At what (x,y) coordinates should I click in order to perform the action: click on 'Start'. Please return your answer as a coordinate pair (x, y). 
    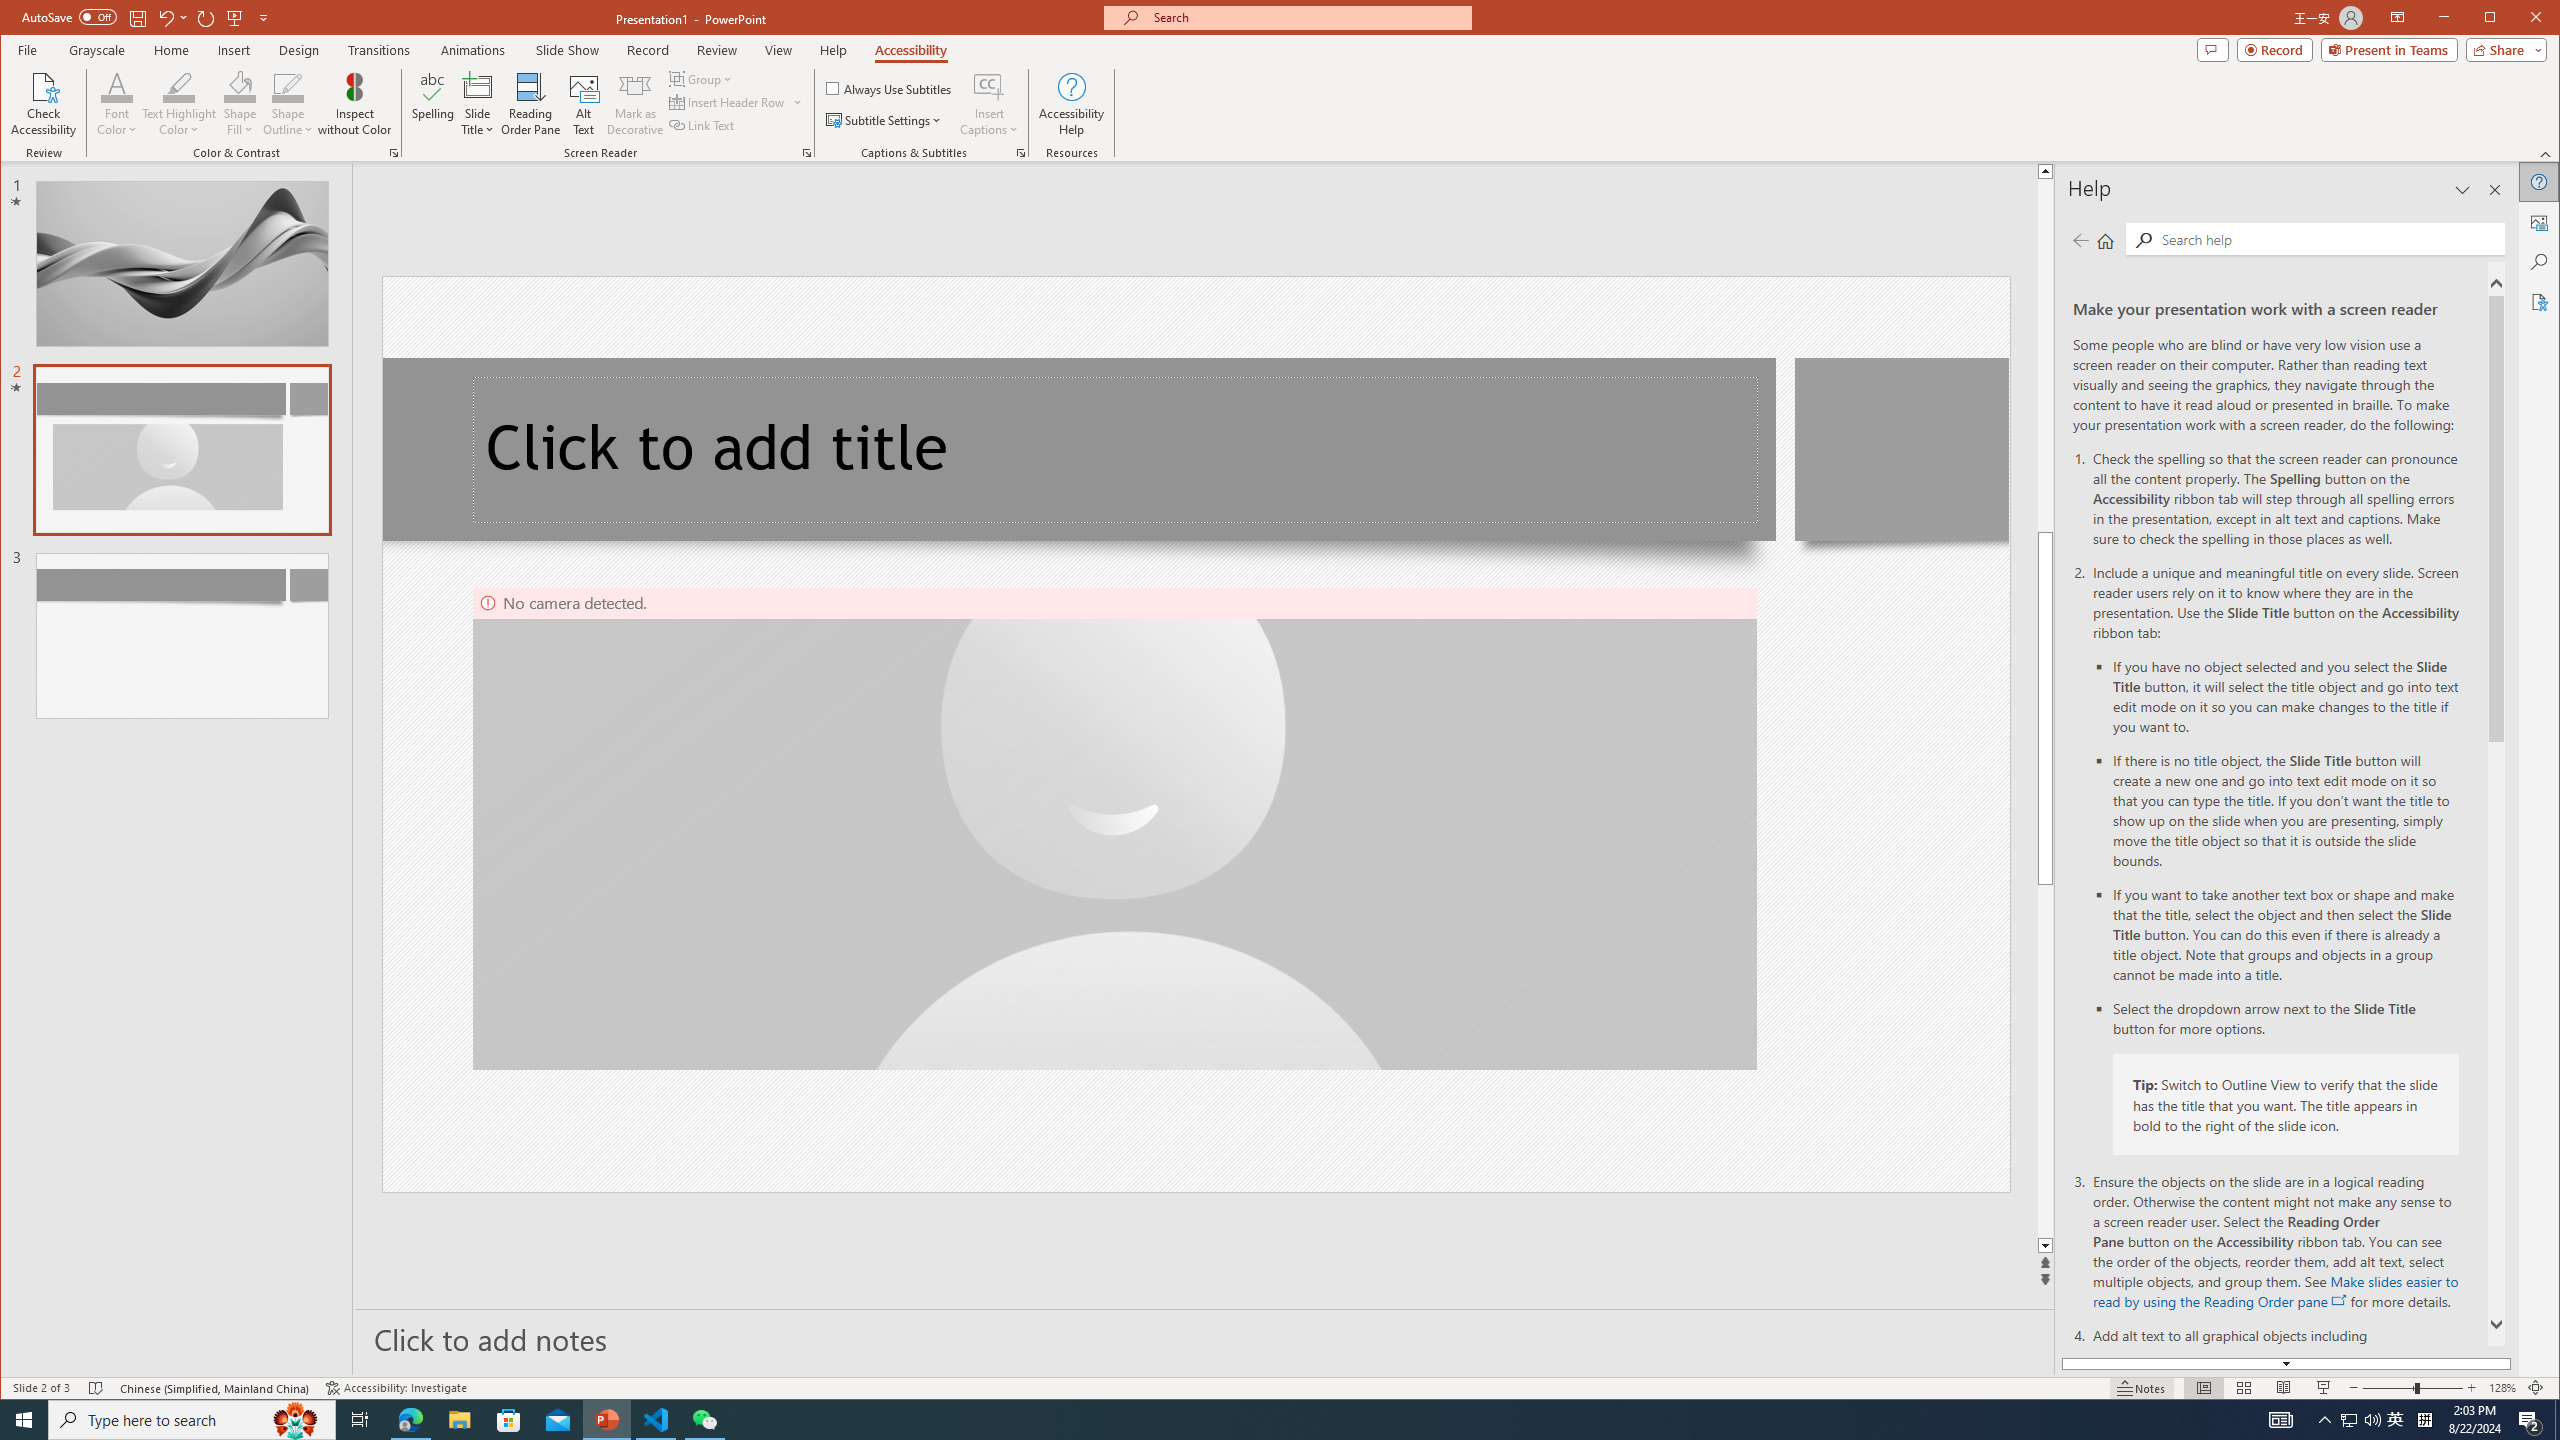
    Looking at the image, I should click on (24, 1418).